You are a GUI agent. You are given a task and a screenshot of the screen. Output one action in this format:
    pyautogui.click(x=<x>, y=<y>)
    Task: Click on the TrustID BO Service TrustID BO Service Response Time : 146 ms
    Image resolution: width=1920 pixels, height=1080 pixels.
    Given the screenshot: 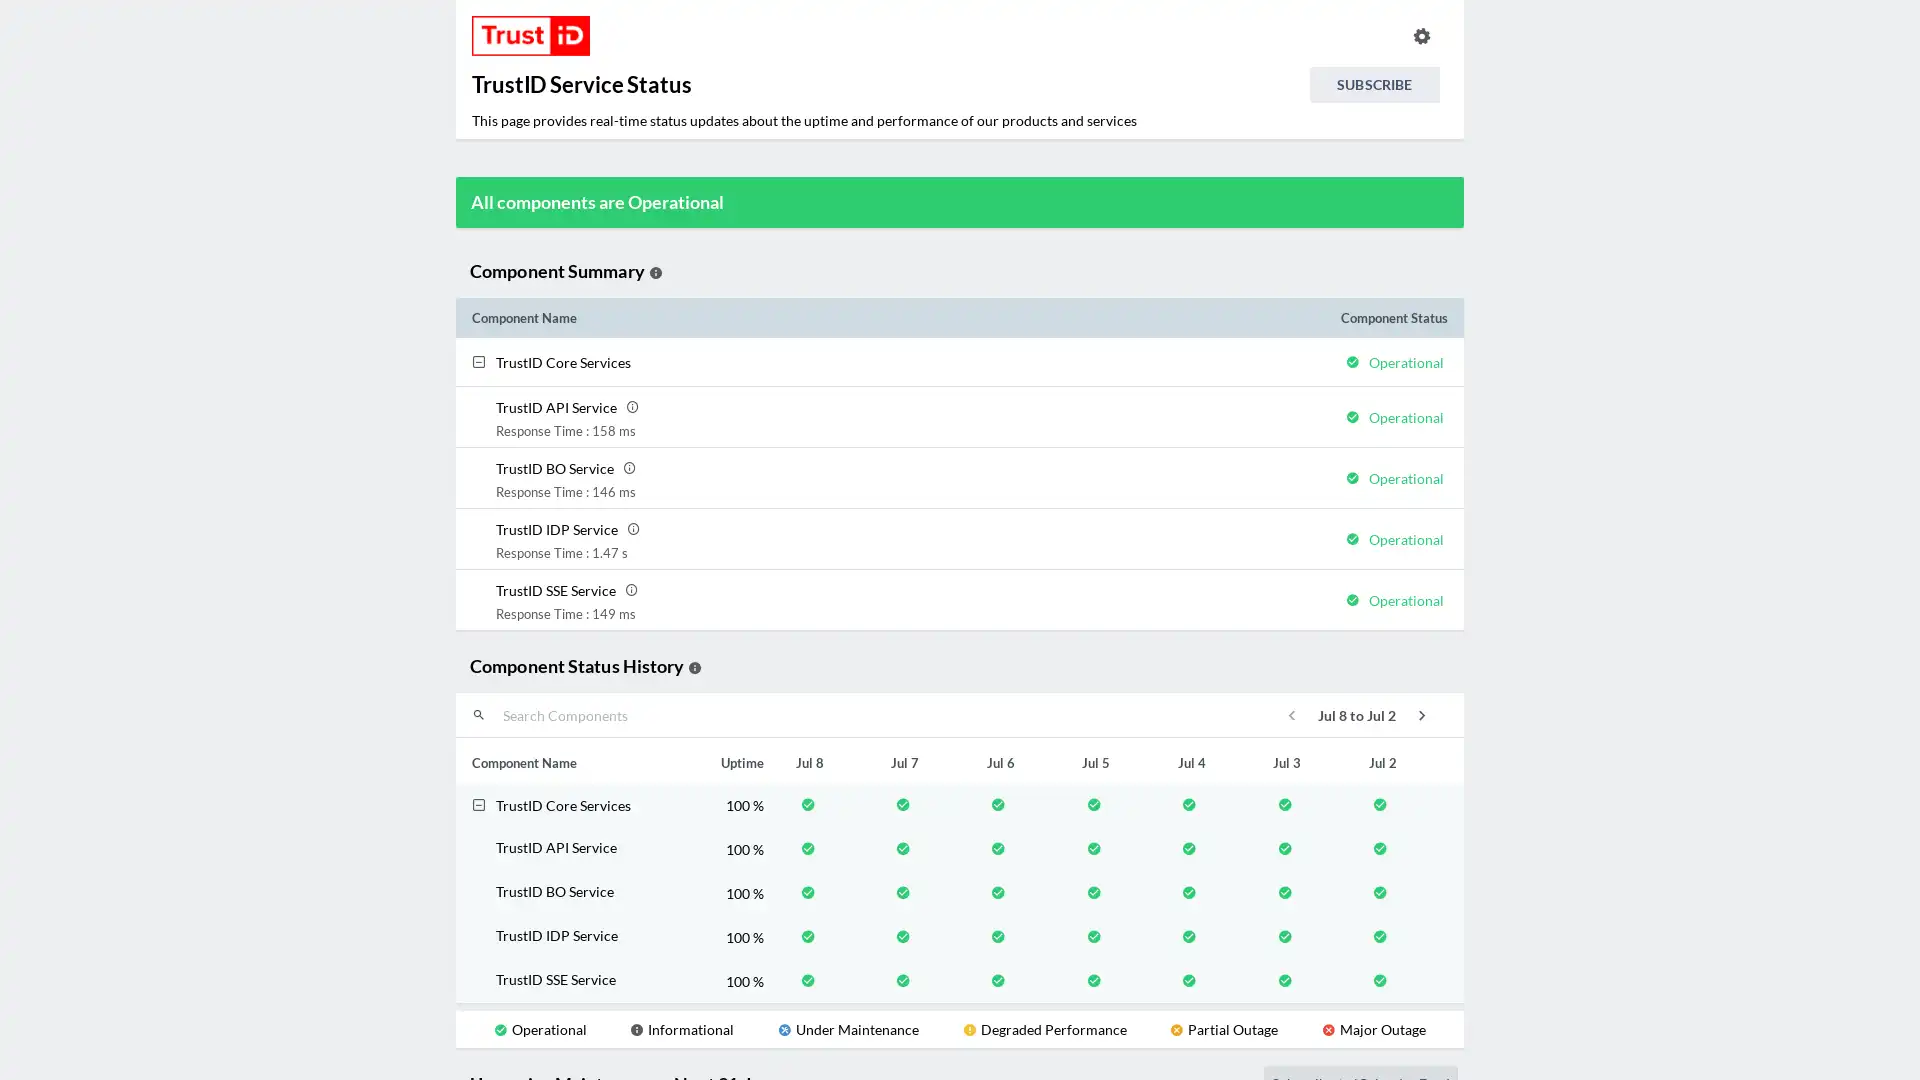 What is the action you would take?
    pyautogui.click(x=838, y=478)
    